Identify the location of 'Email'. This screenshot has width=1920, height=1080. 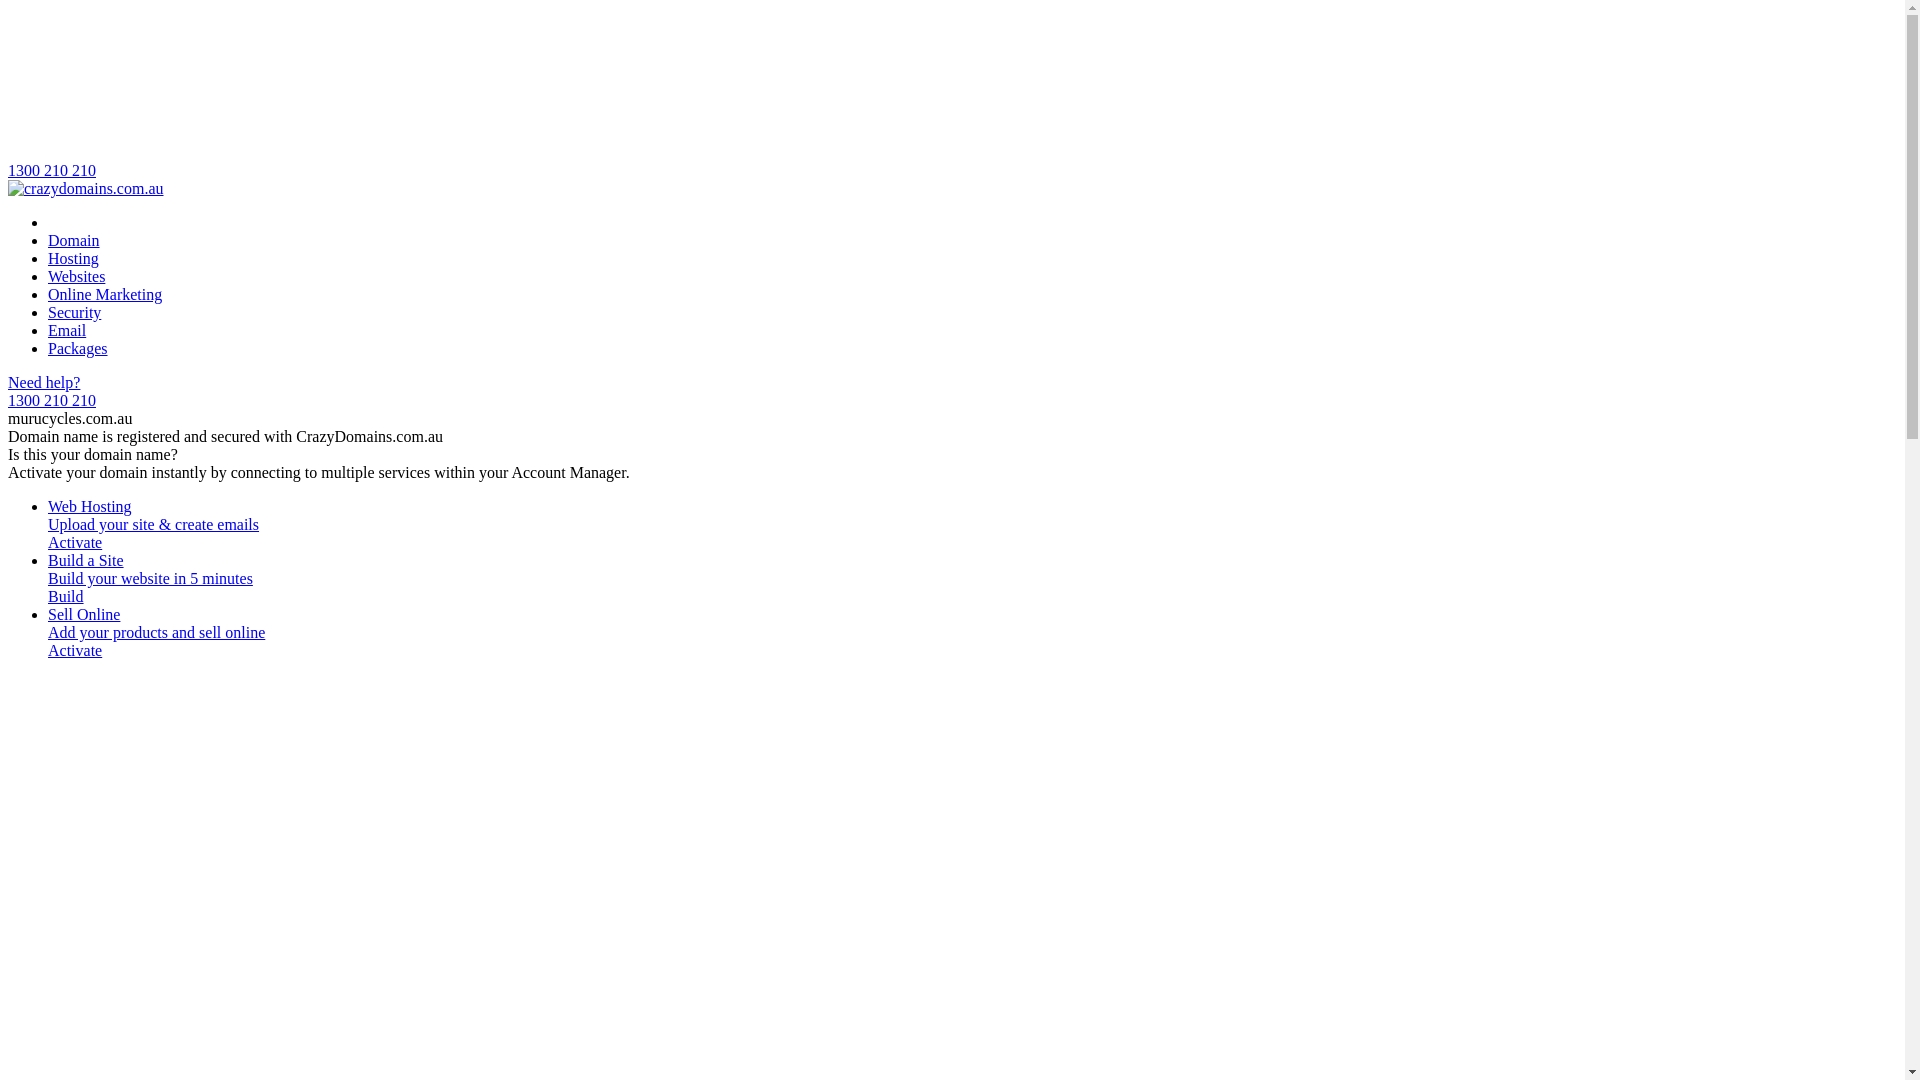
(67, 329).